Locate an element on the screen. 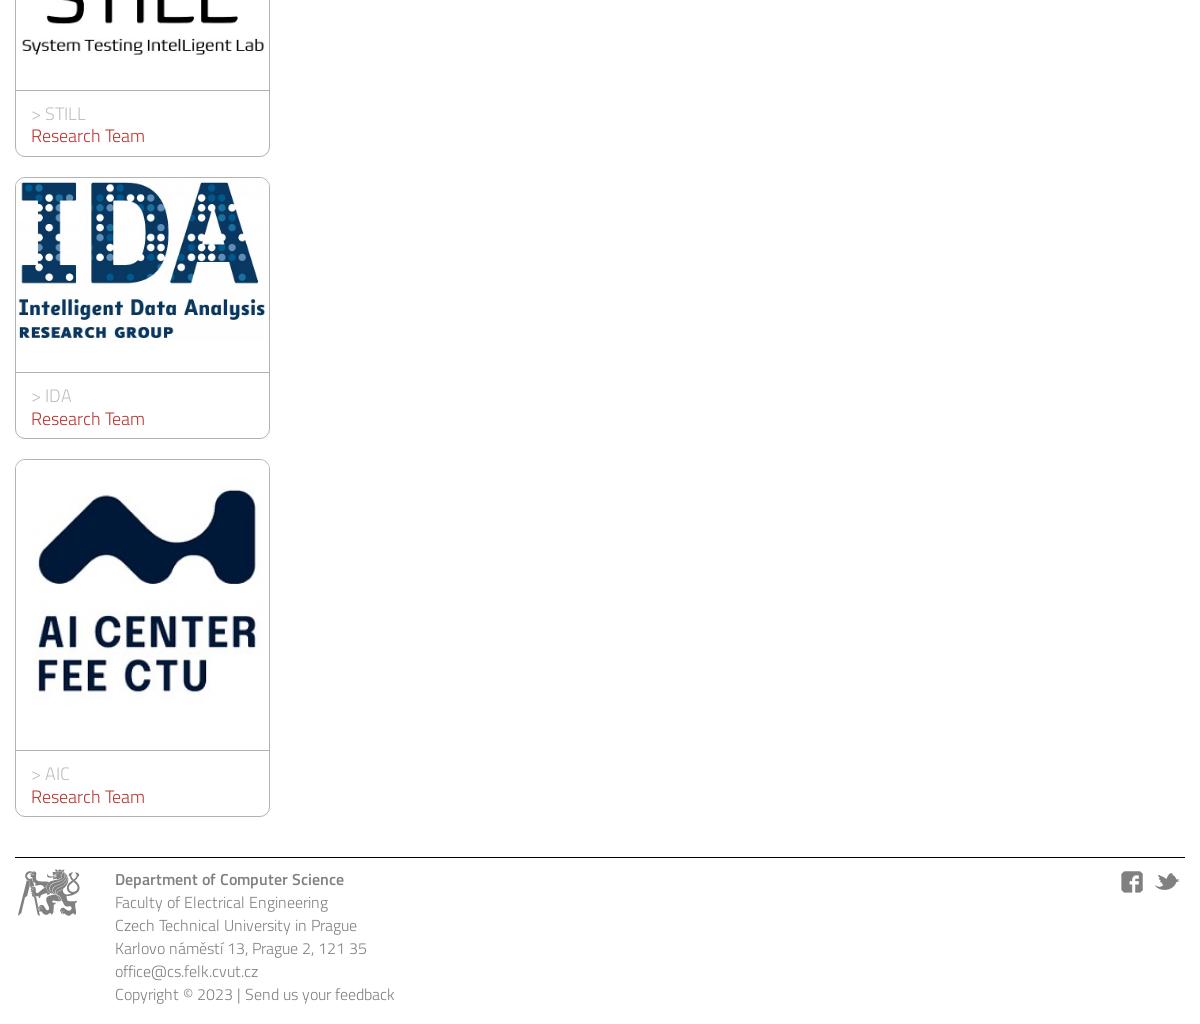 The height and width of the screenshot is (1024, 1200). 'Copyright © 2023 |' is located at coordinates (179, 991).